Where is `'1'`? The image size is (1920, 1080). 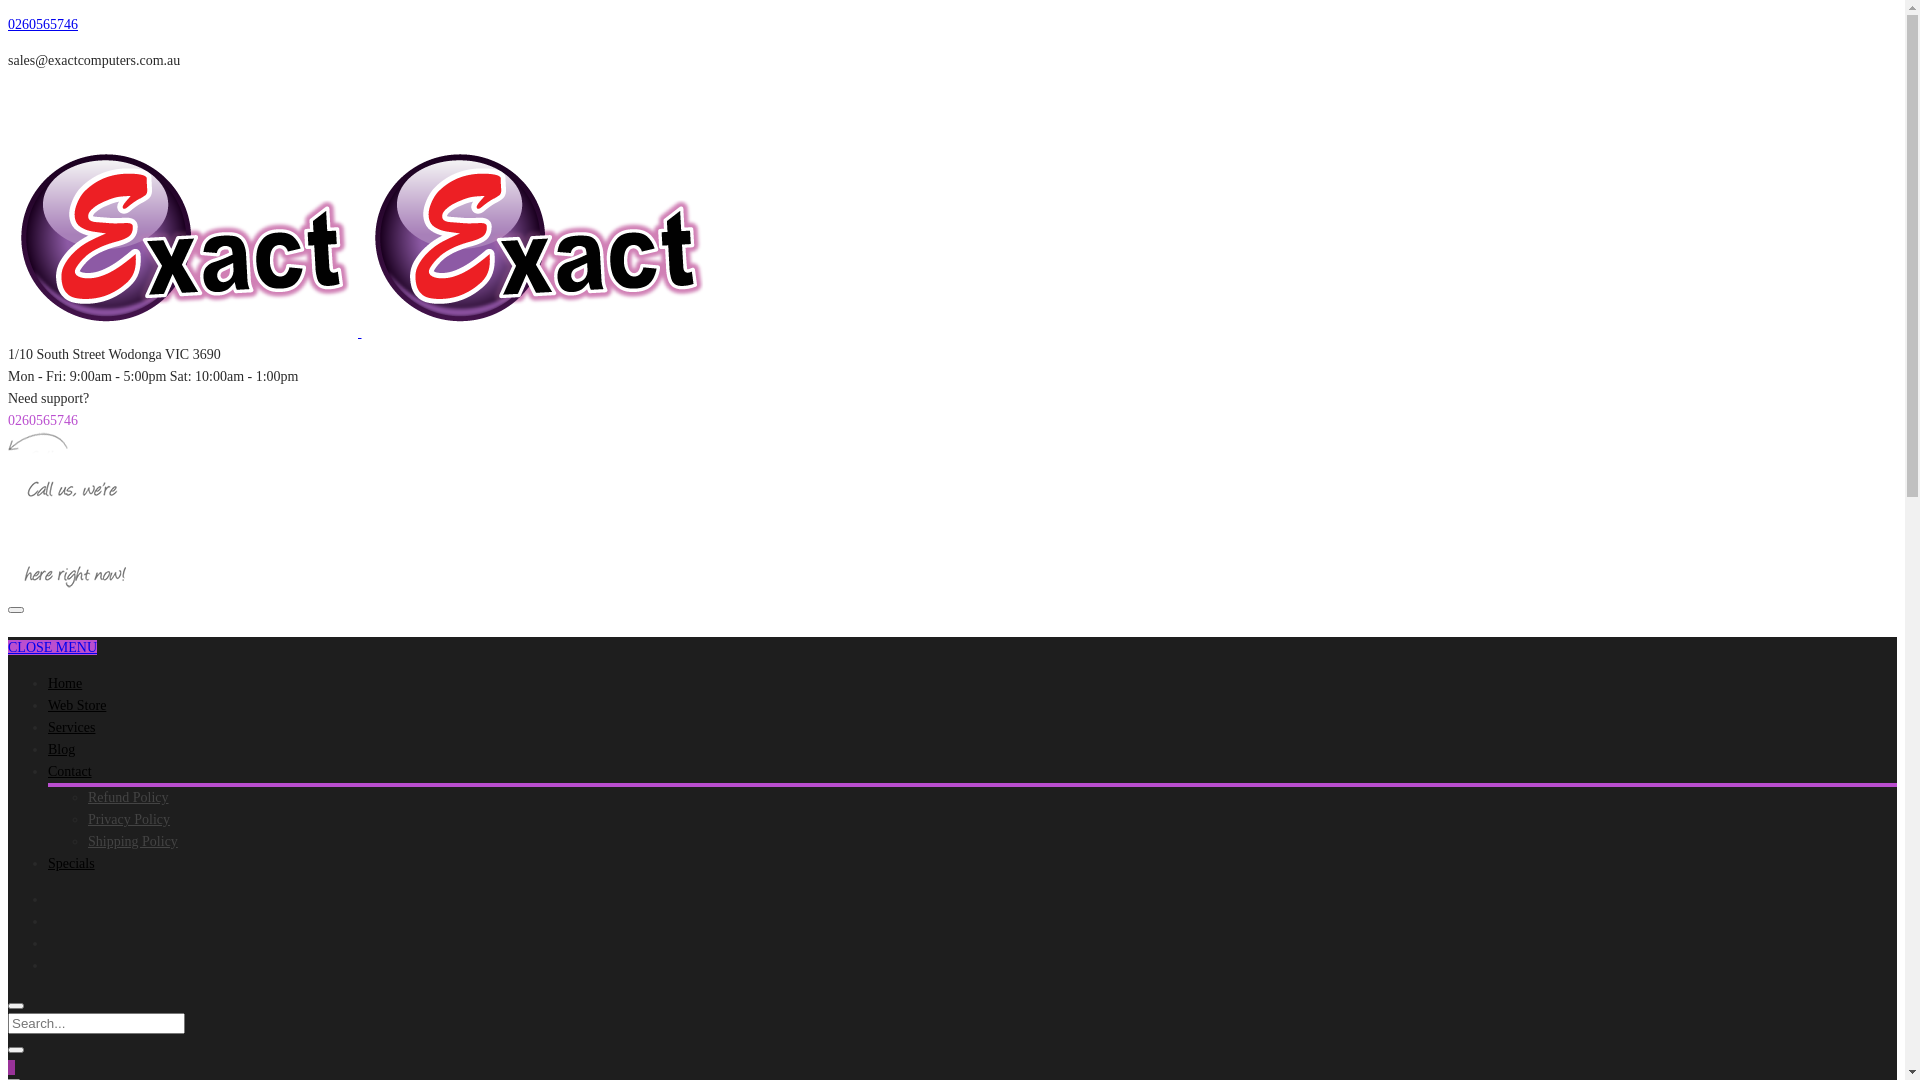
'1' is located at coordinates (11, 1066).